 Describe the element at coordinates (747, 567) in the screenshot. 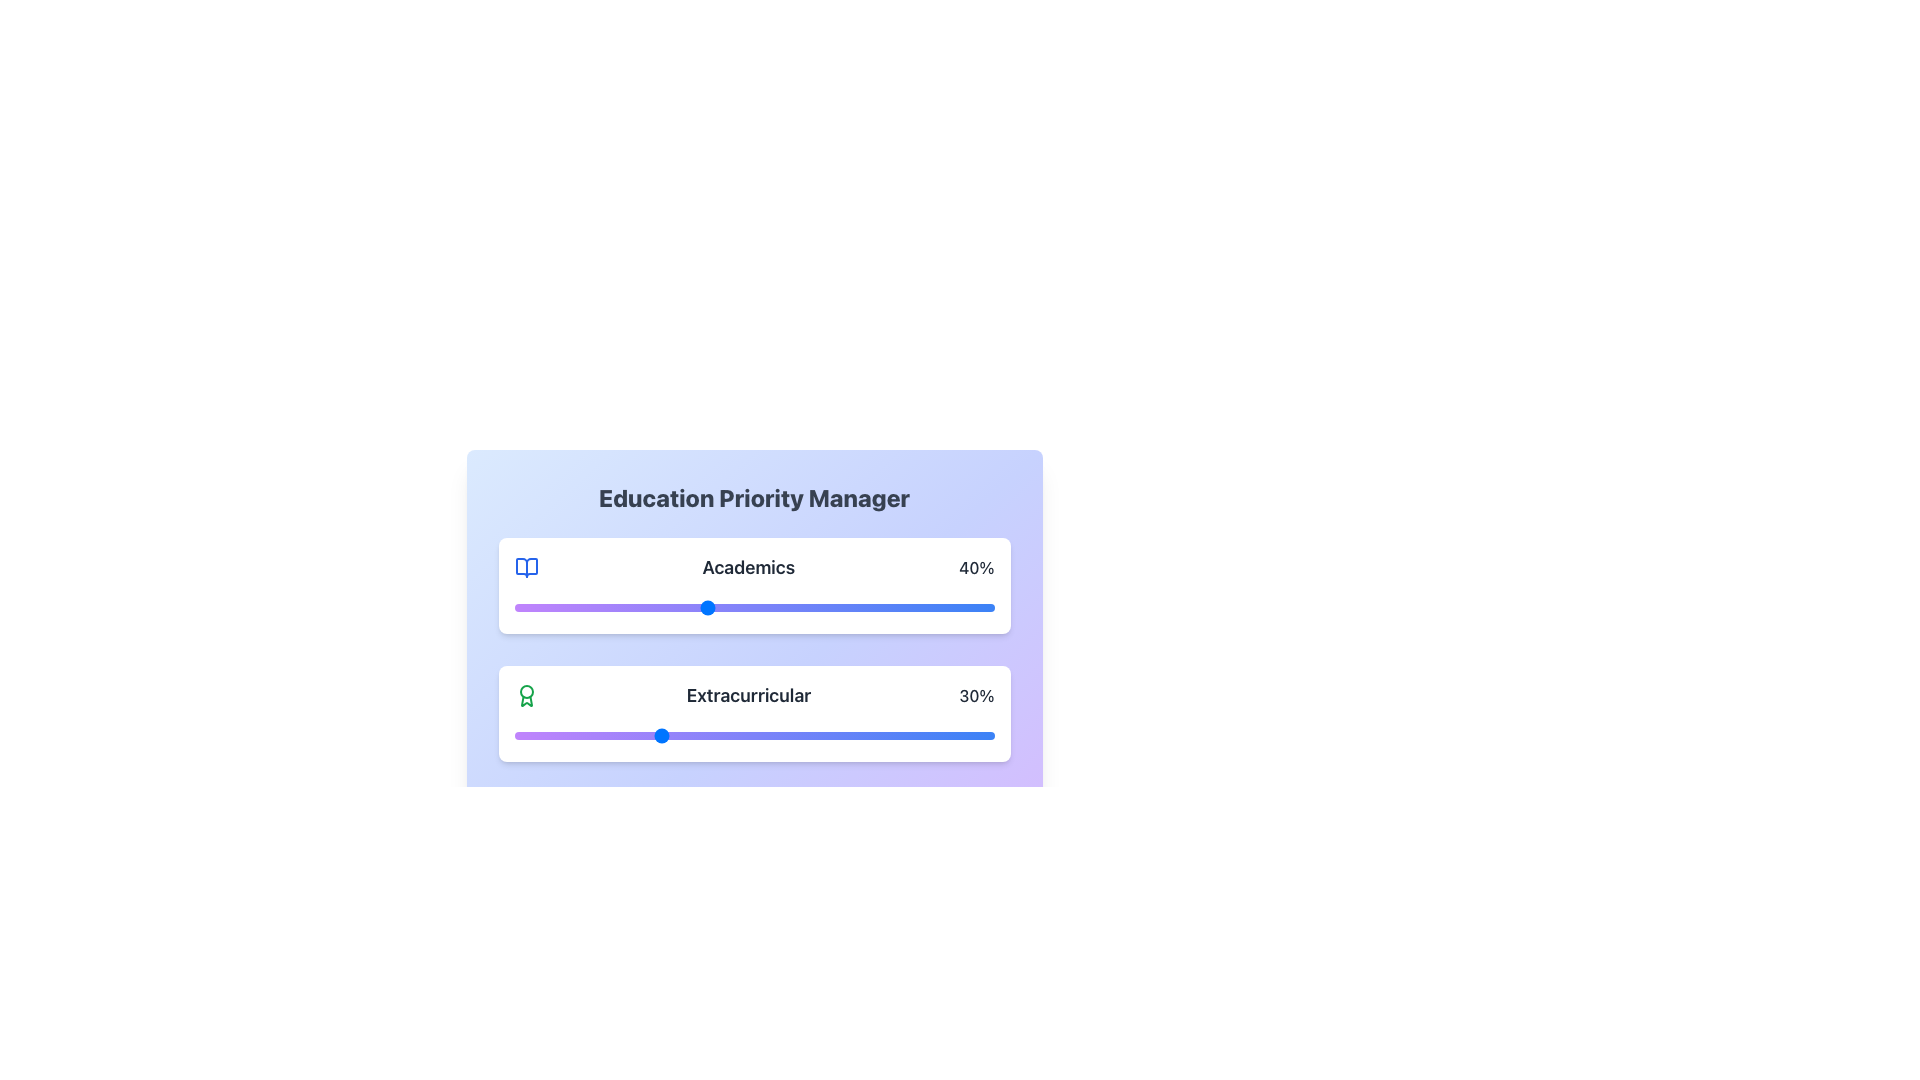

I see `the 'Academics' label for the slider component, which is styled with bold text and located between an open book icon and the text '40%' in the Education Priority Manager interface` at that location.